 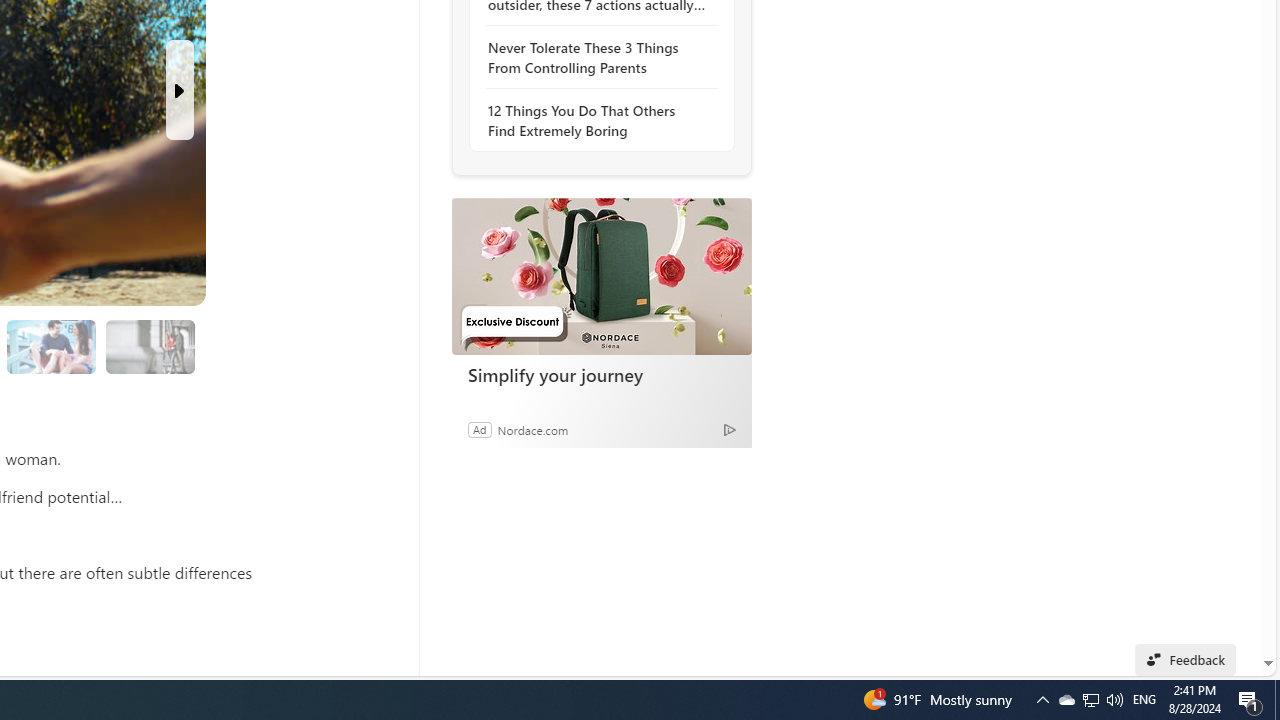 I want to click on 'Next Slide', so click(x=179, y=90).